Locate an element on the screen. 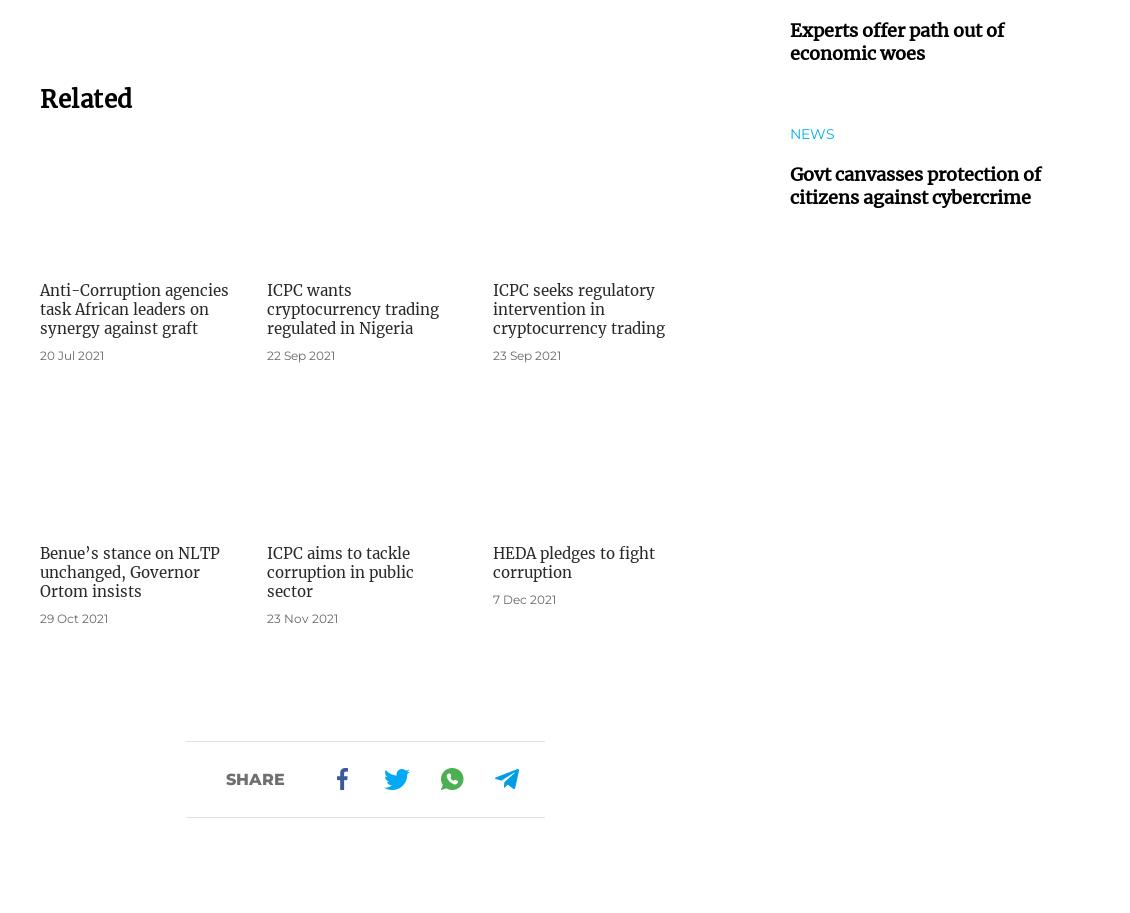 This screenshot has height=913, width=1130. 'Related' is located at coordinates (85, 99).